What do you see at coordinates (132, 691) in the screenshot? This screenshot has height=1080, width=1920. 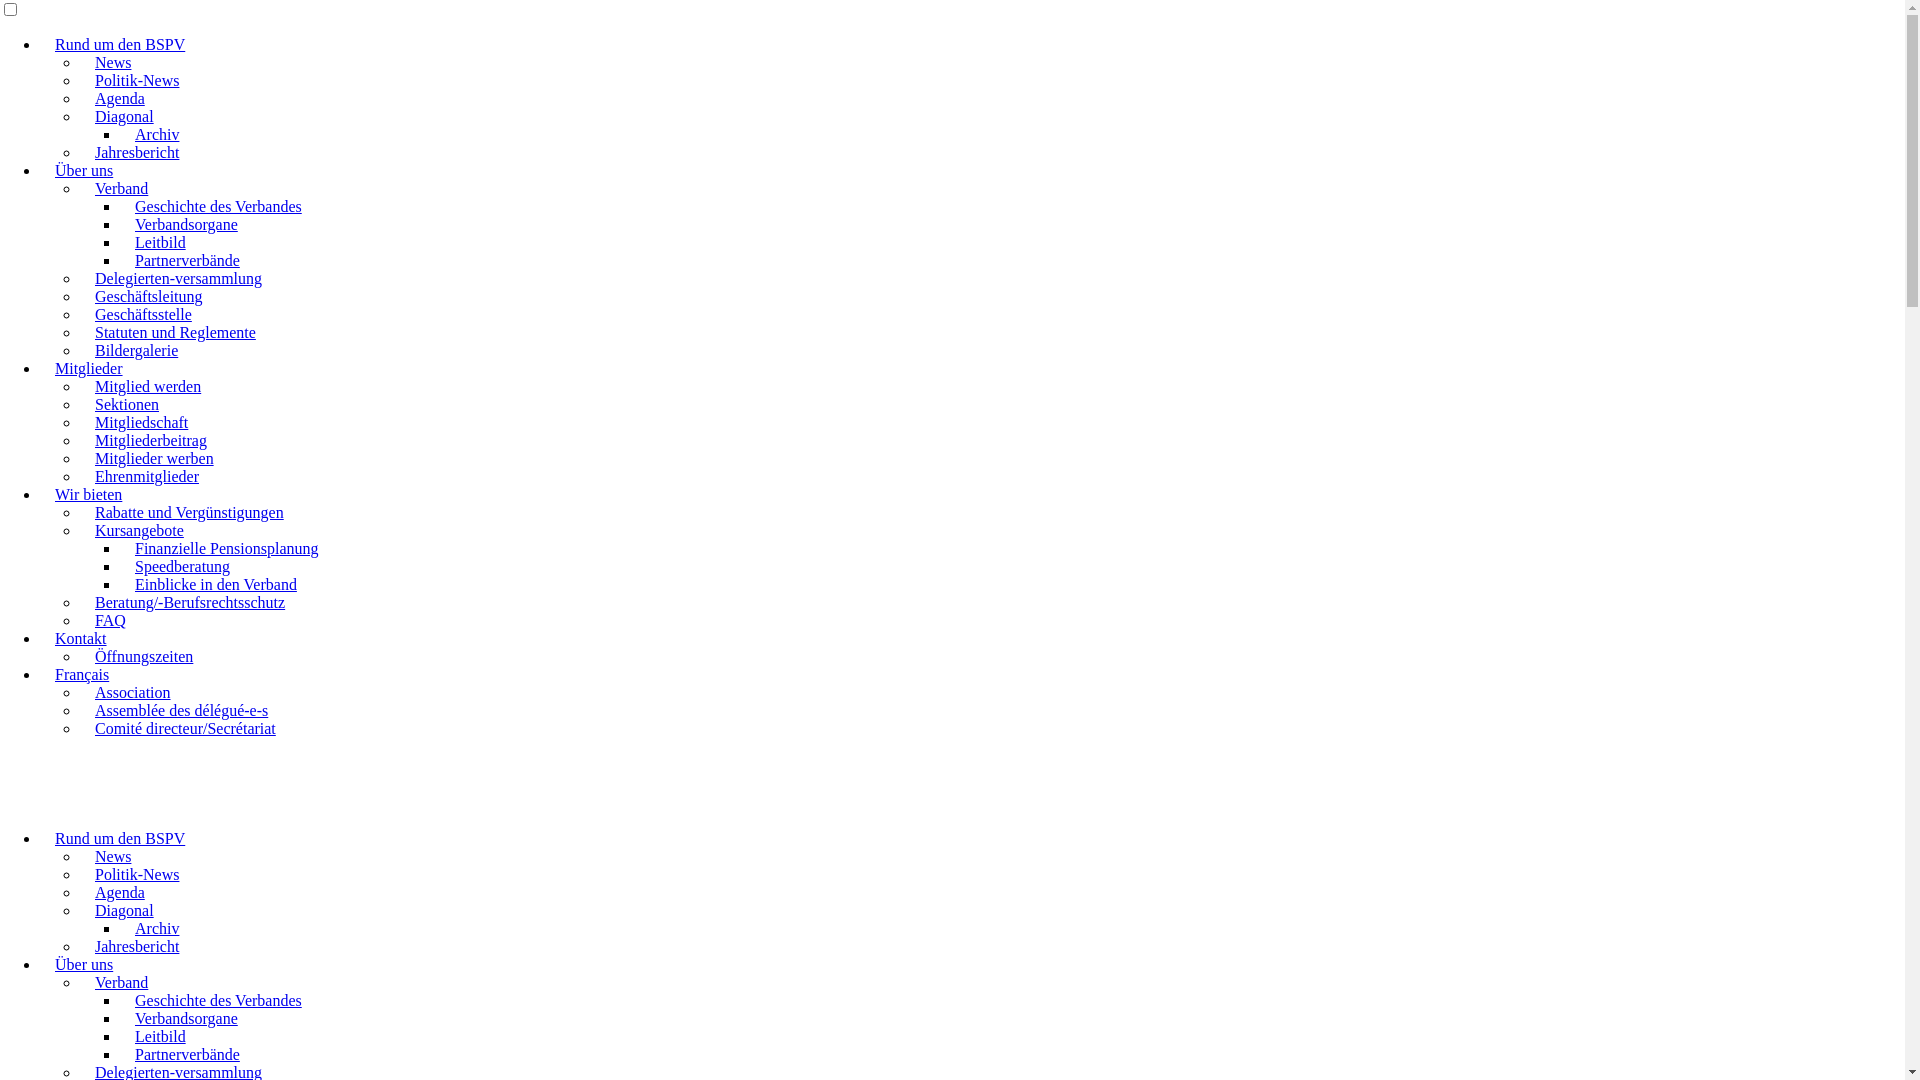 I see `'Association'` at bounding box center [132, 691].